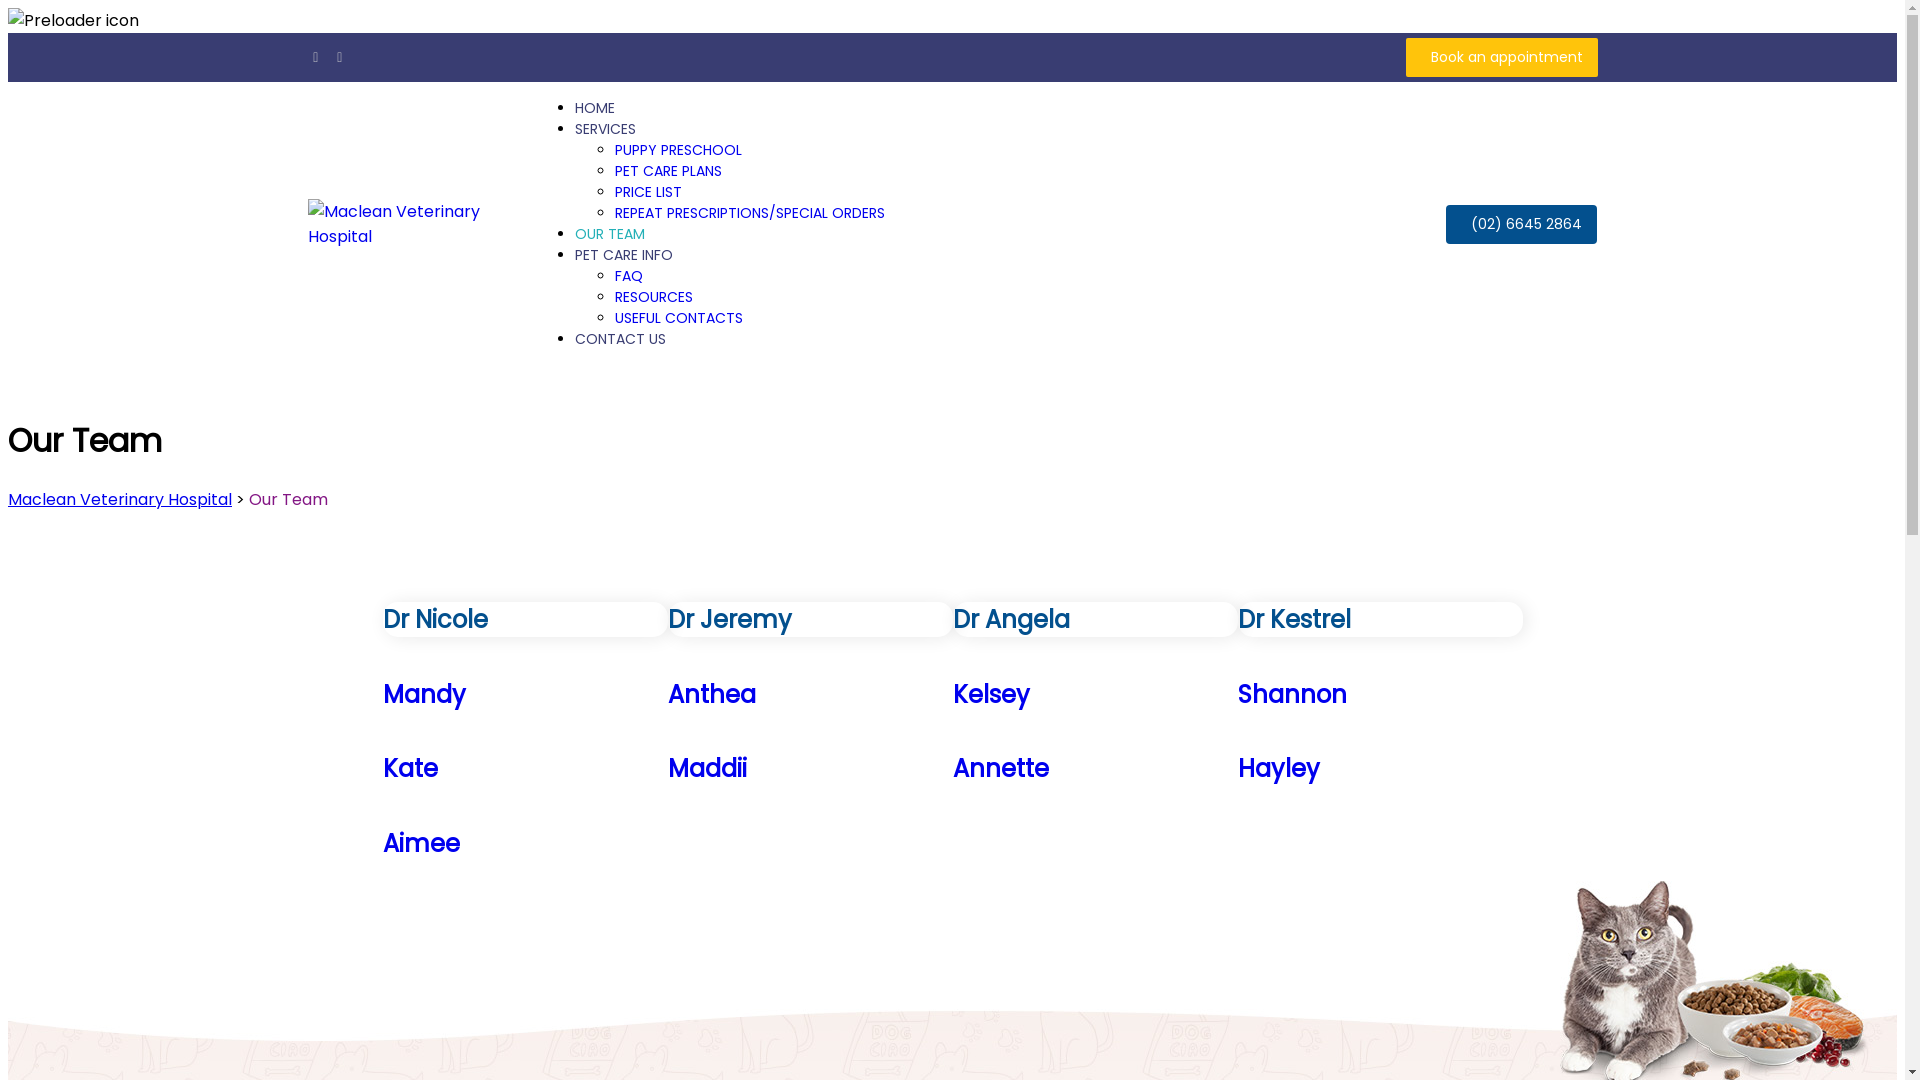 Image resolution: width=1920 pixels, height=1080 pixels. Describe the element at coordinates (623, 253) in the screenshot. I see `'PET CARE INFO'` at that location.